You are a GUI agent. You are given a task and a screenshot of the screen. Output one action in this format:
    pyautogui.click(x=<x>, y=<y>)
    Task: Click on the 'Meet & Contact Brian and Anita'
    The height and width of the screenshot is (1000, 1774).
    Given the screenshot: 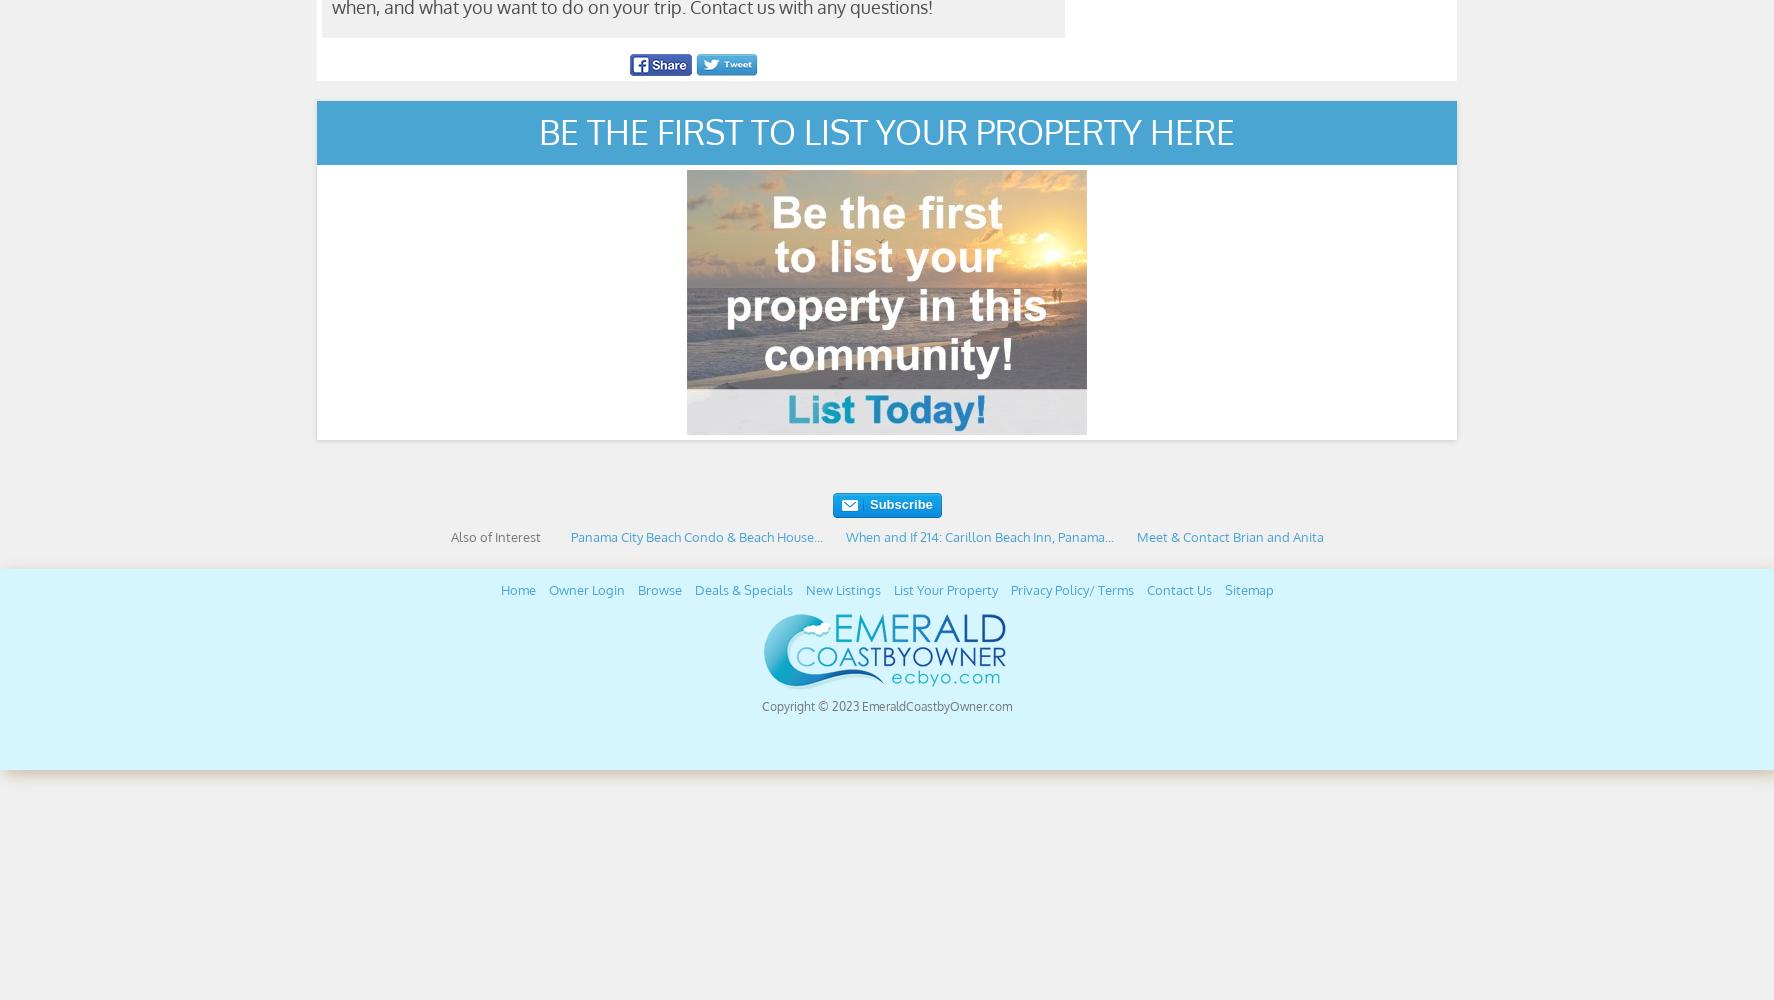 What is the action you would take?
    pyautogui.click(x=1135, y=537)
    